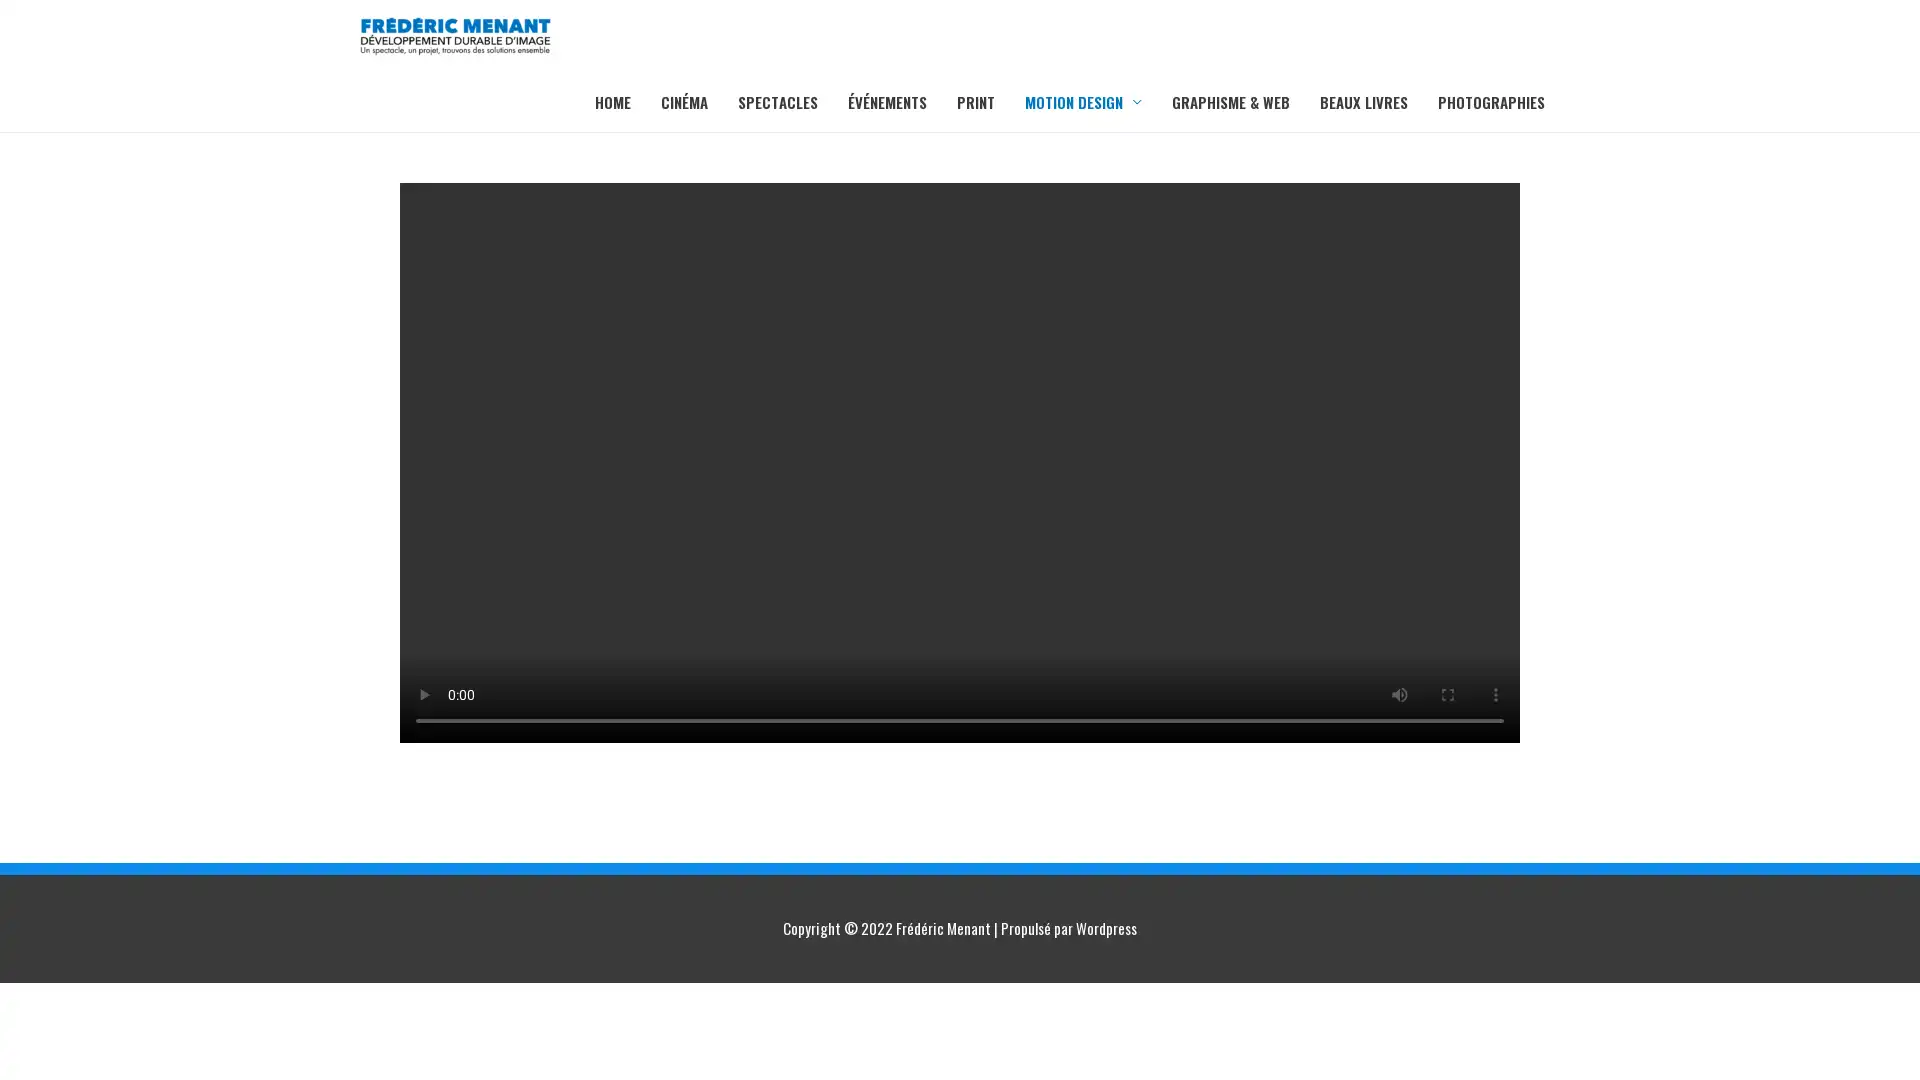 The width and height of the screenshot is (1920, 1080). I want to click on enter full screen, so click(1448, 693).